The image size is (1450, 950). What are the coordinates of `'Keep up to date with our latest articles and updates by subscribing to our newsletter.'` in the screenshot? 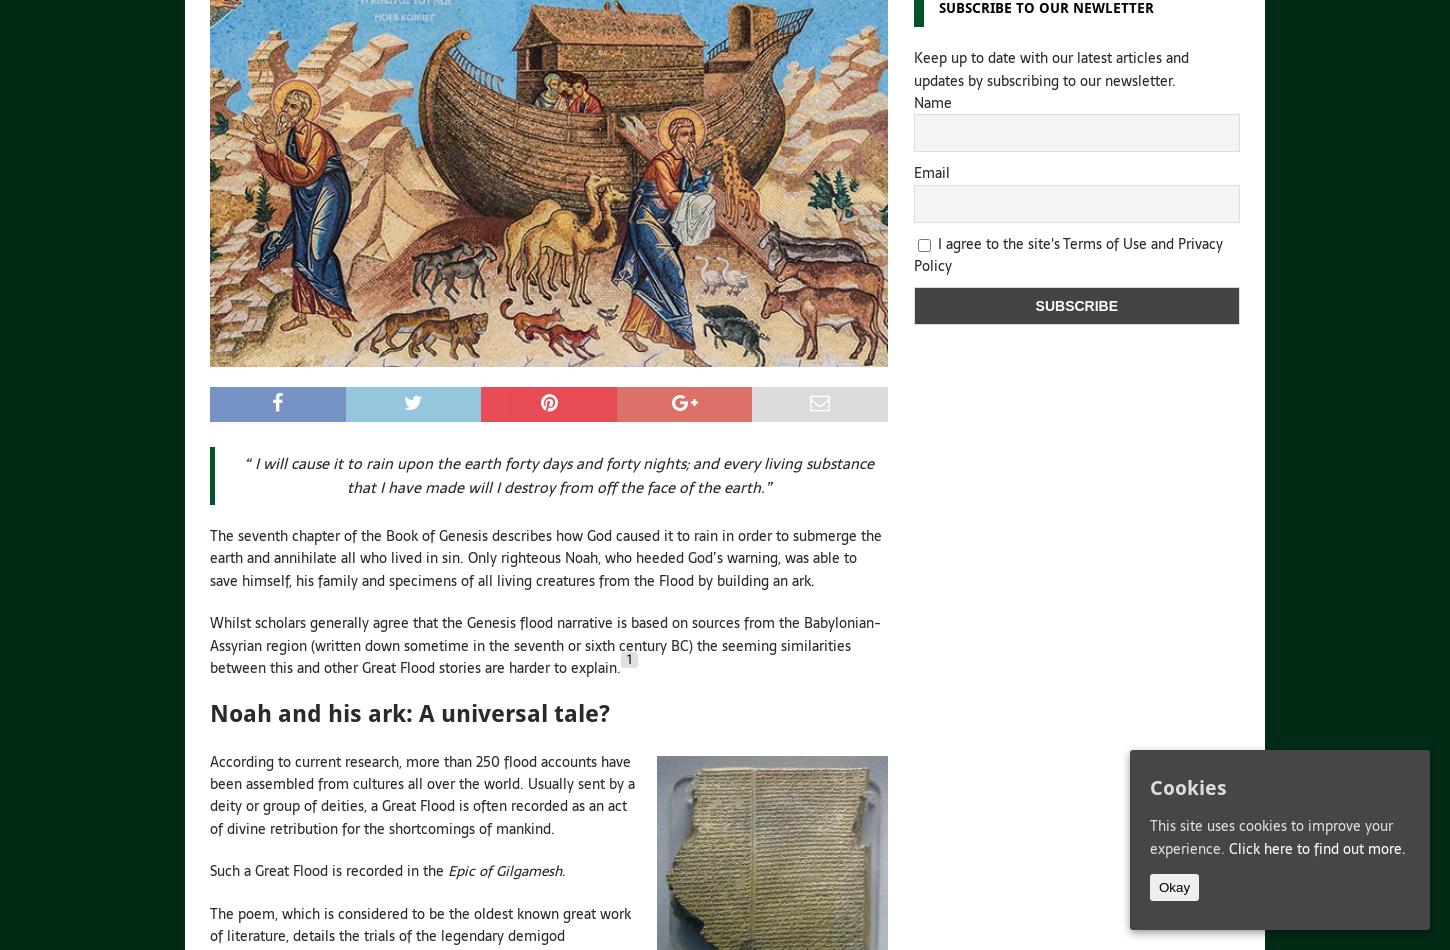 It's located at (1050, 68).